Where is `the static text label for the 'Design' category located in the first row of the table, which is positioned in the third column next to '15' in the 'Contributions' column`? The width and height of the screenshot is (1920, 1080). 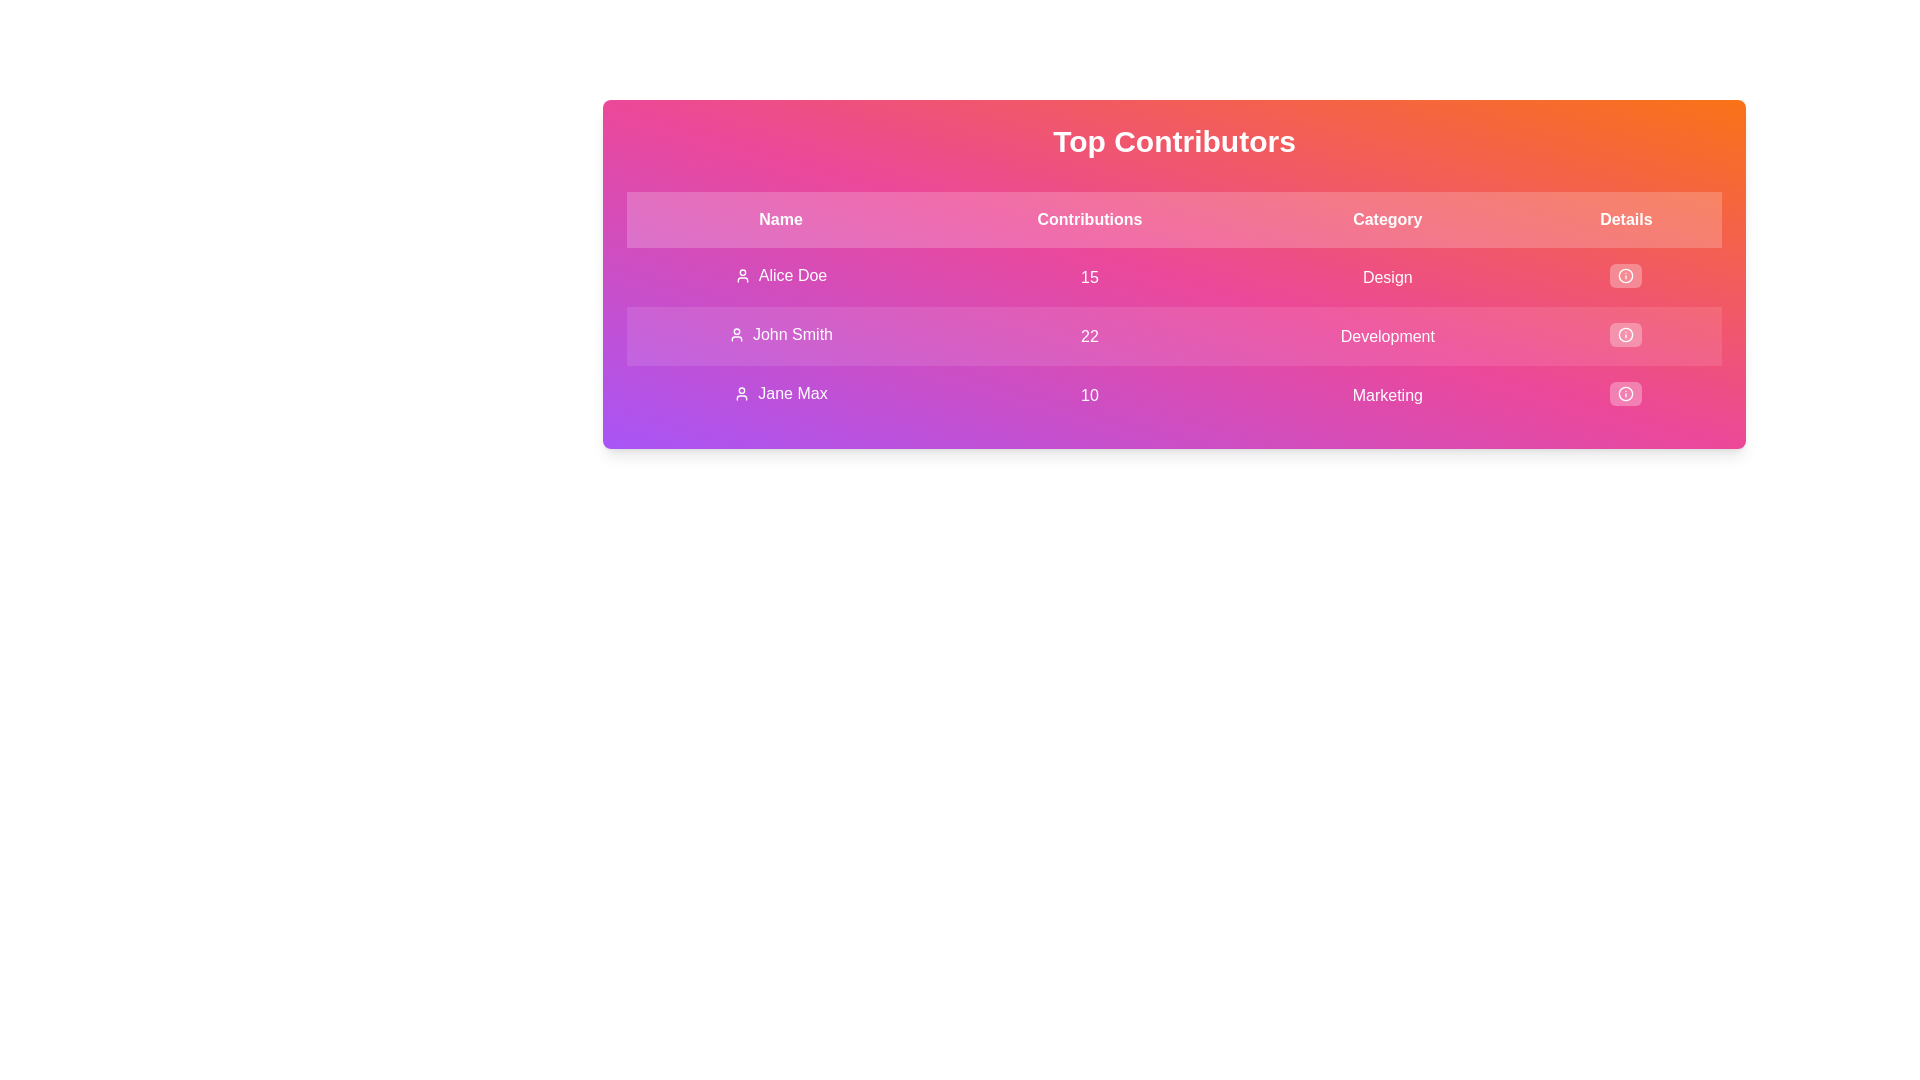
the static text label for the 'Design' category located in the first row of the table, which is positioned in the third column next to '15' in the 'Contributions' column is located at coordinates (1386, 277).